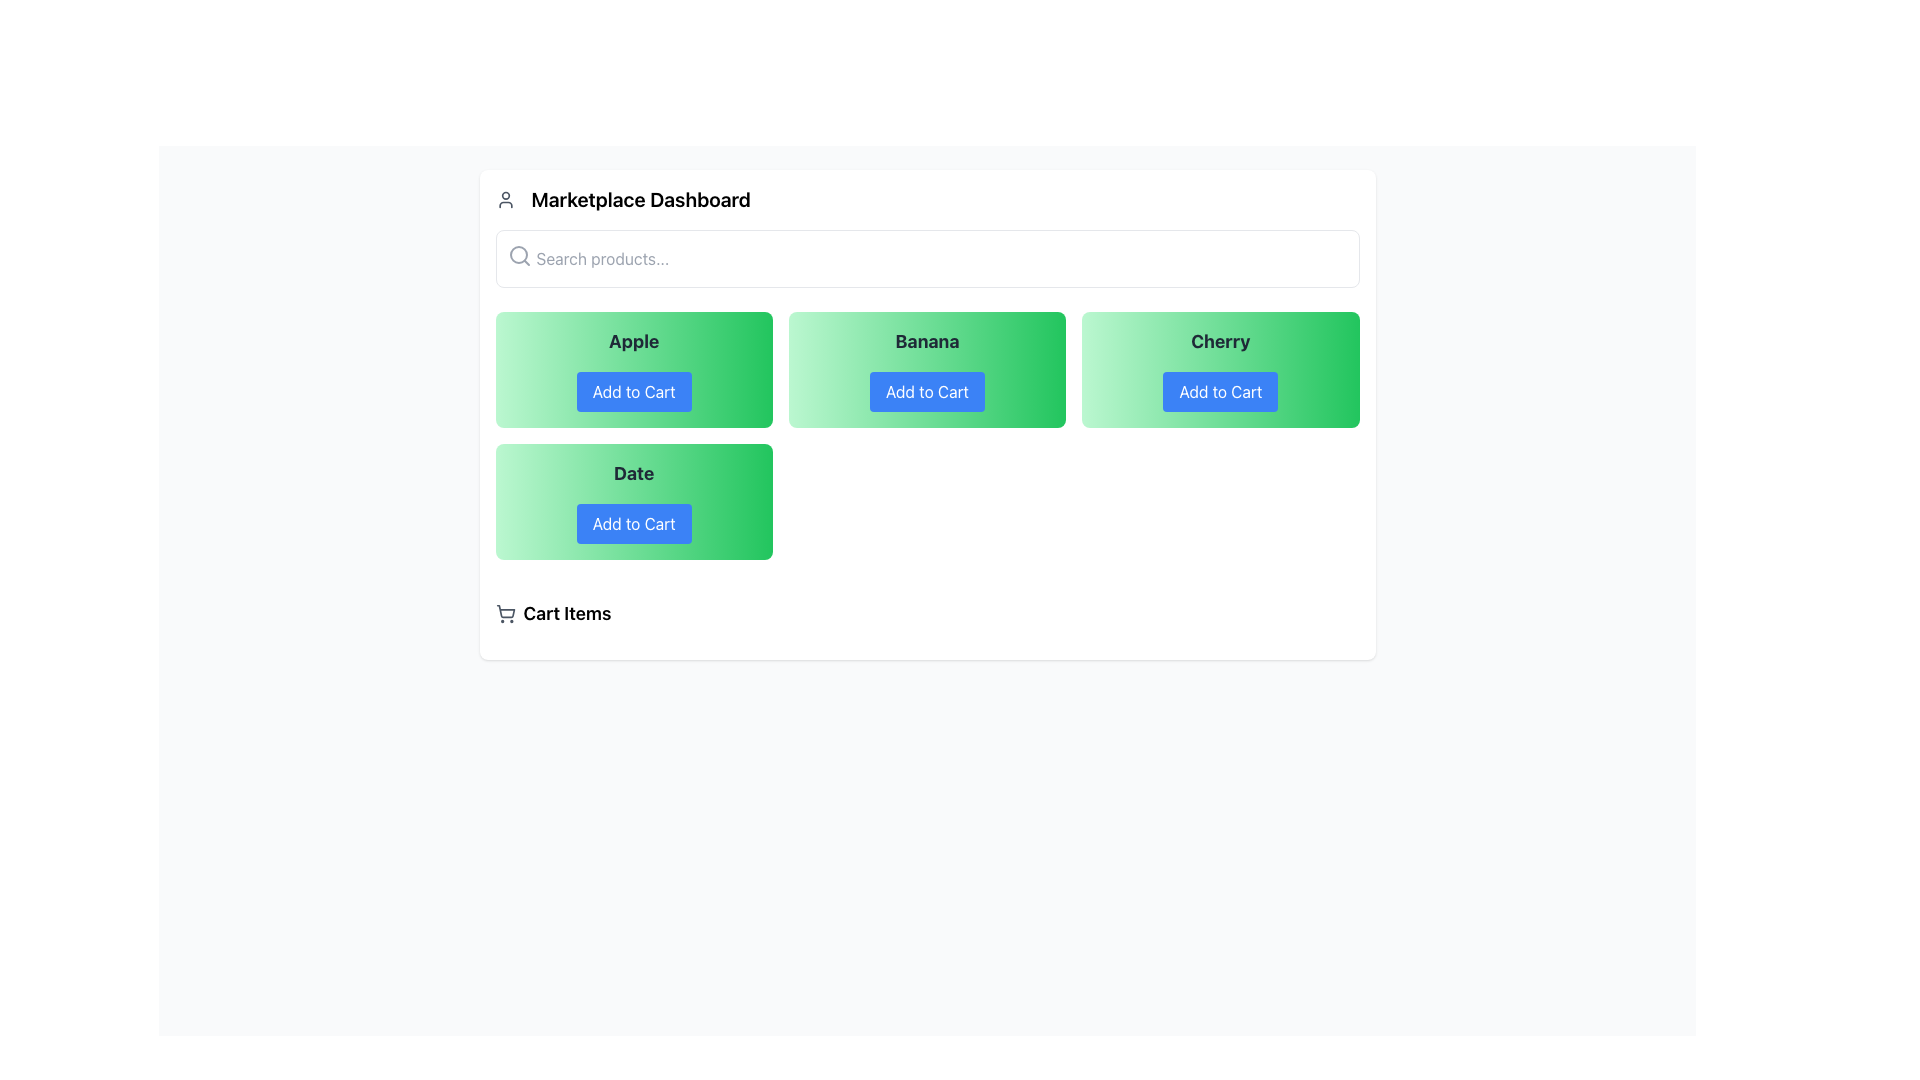 The width and height of the screenshot is (1920, 1080). Describe the element at coordinates (633, 474) in the screenshot. I see `the bold, large-sized text label reading 'Date' that is located within a rounded rectangular card with a gradient green background` at that location.